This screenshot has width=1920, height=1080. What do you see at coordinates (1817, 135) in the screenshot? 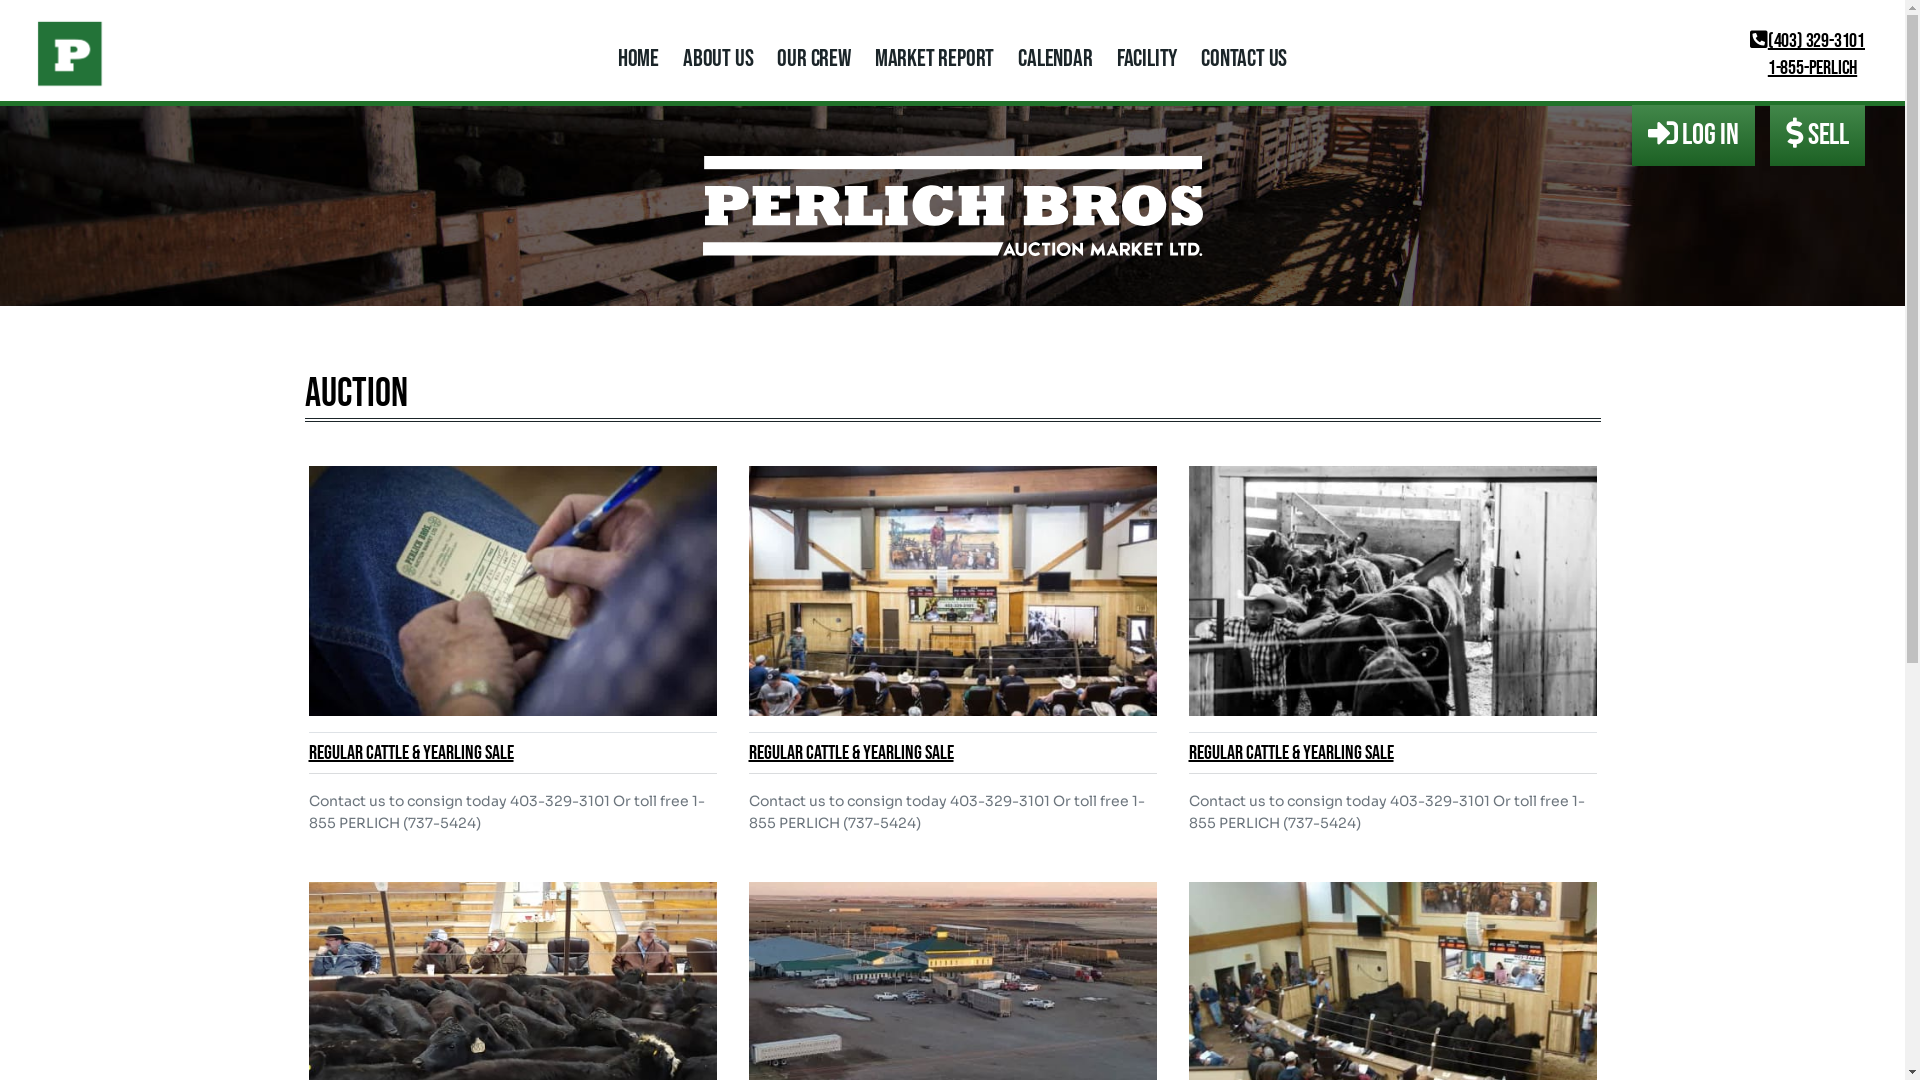
I see `'SELL'` at bounding box center [1817, 135].